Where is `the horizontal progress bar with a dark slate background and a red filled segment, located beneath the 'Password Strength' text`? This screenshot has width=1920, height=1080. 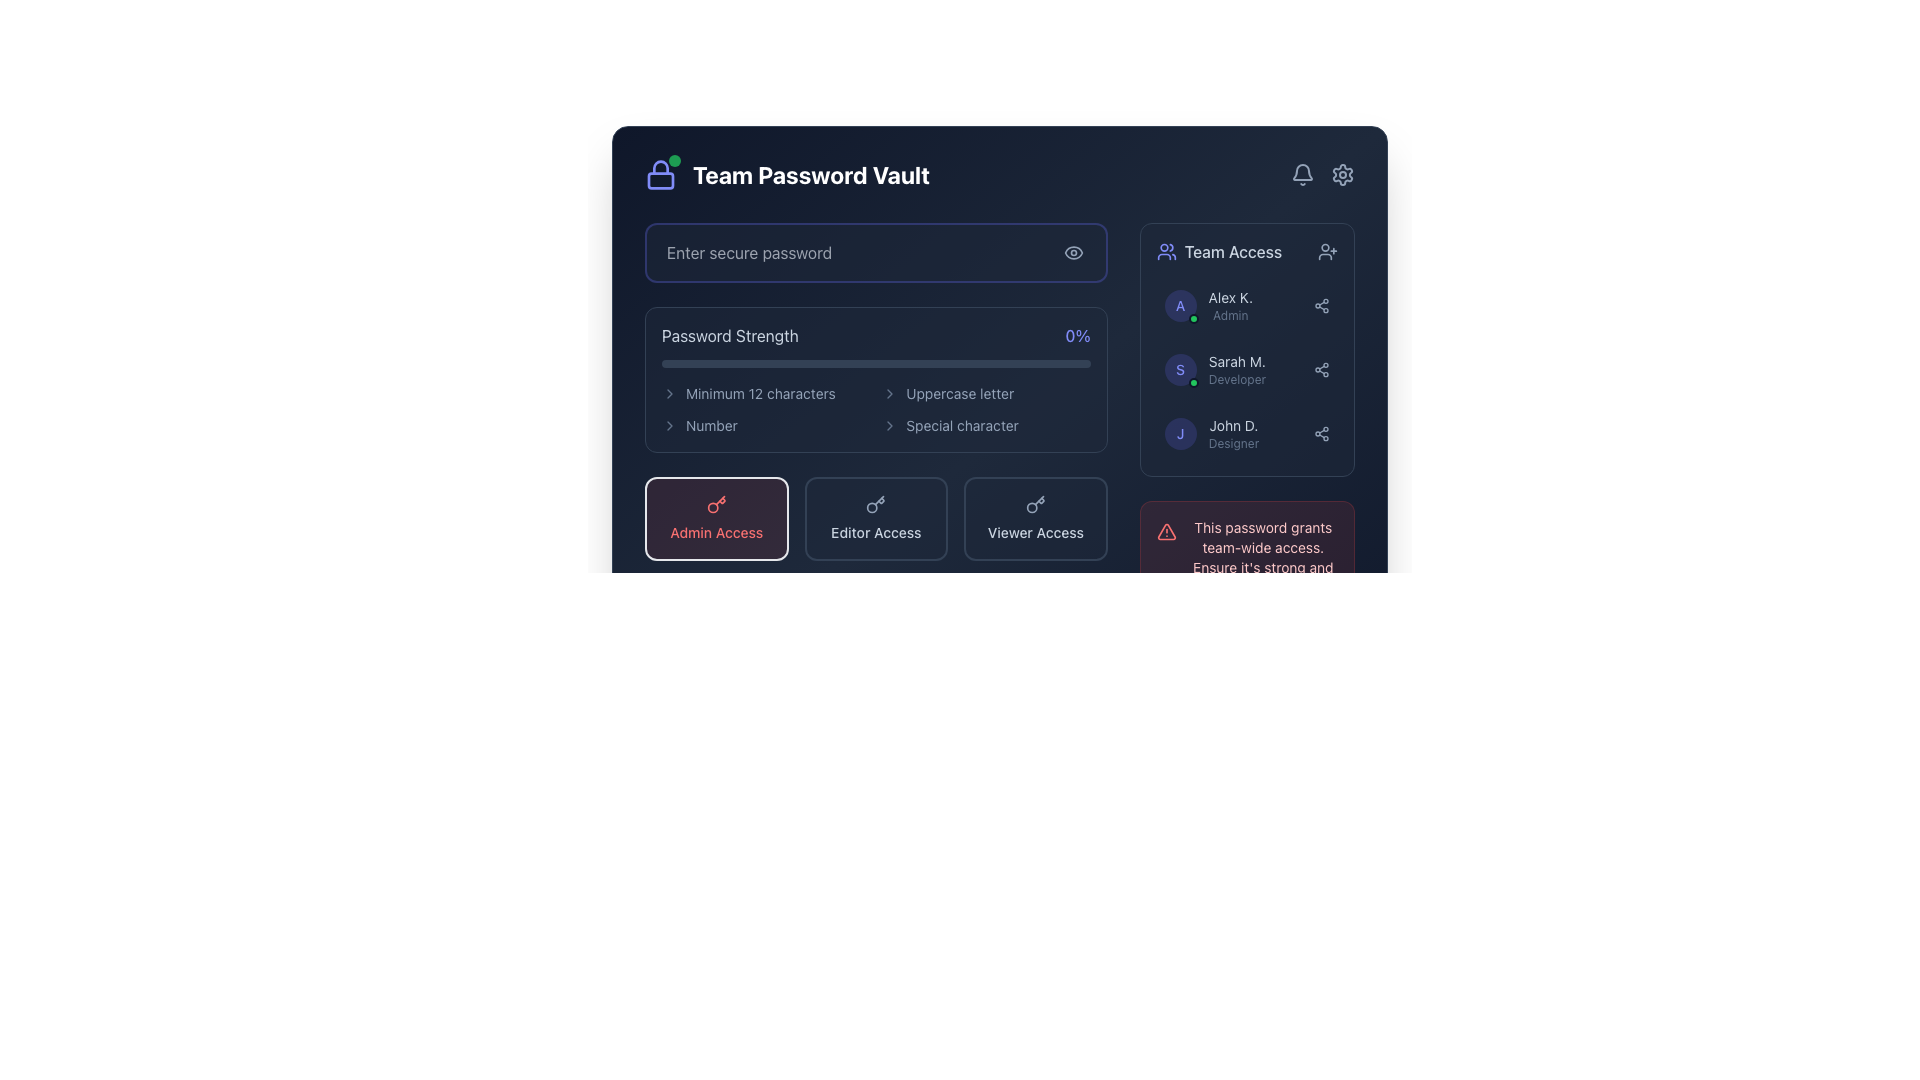
the horizontal progress bar with a dark slate background and a red filled segment, located beneath the 'Password Strength' text is located at coordinates (876, 363).